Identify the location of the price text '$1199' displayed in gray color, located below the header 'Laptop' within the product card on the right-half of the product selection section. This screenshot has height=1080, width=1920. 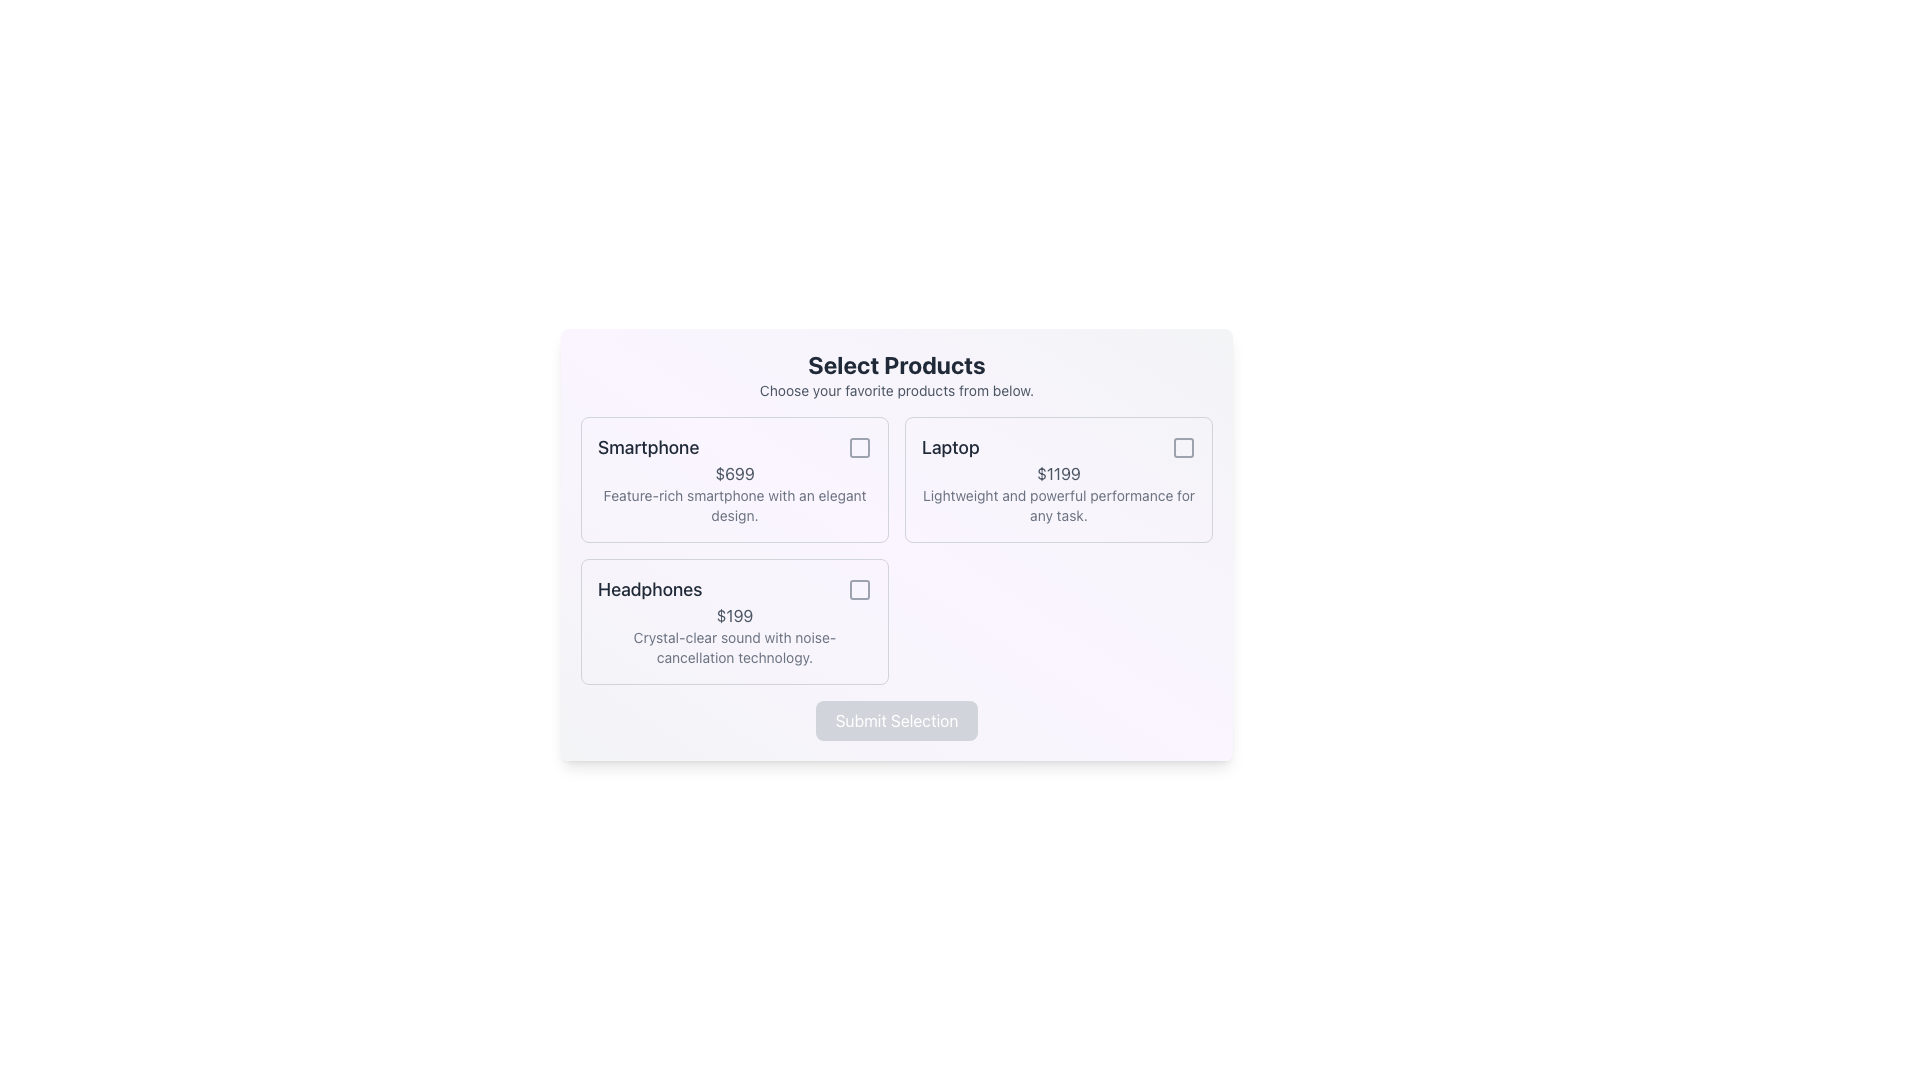
(1058, 474).